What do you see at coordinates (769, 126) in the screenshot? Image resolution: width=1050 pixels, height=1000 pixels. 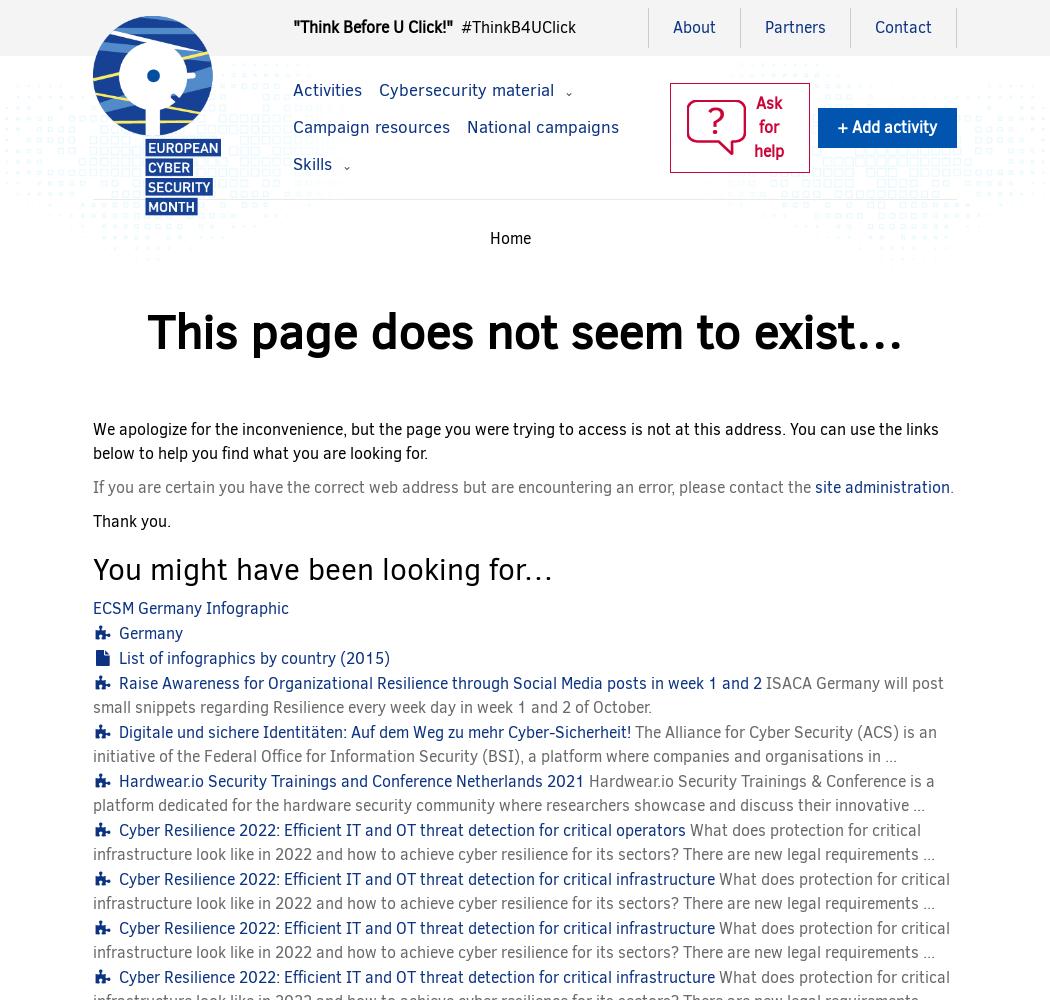 I see `'Ask for help'` at bounding box center [769, 126].